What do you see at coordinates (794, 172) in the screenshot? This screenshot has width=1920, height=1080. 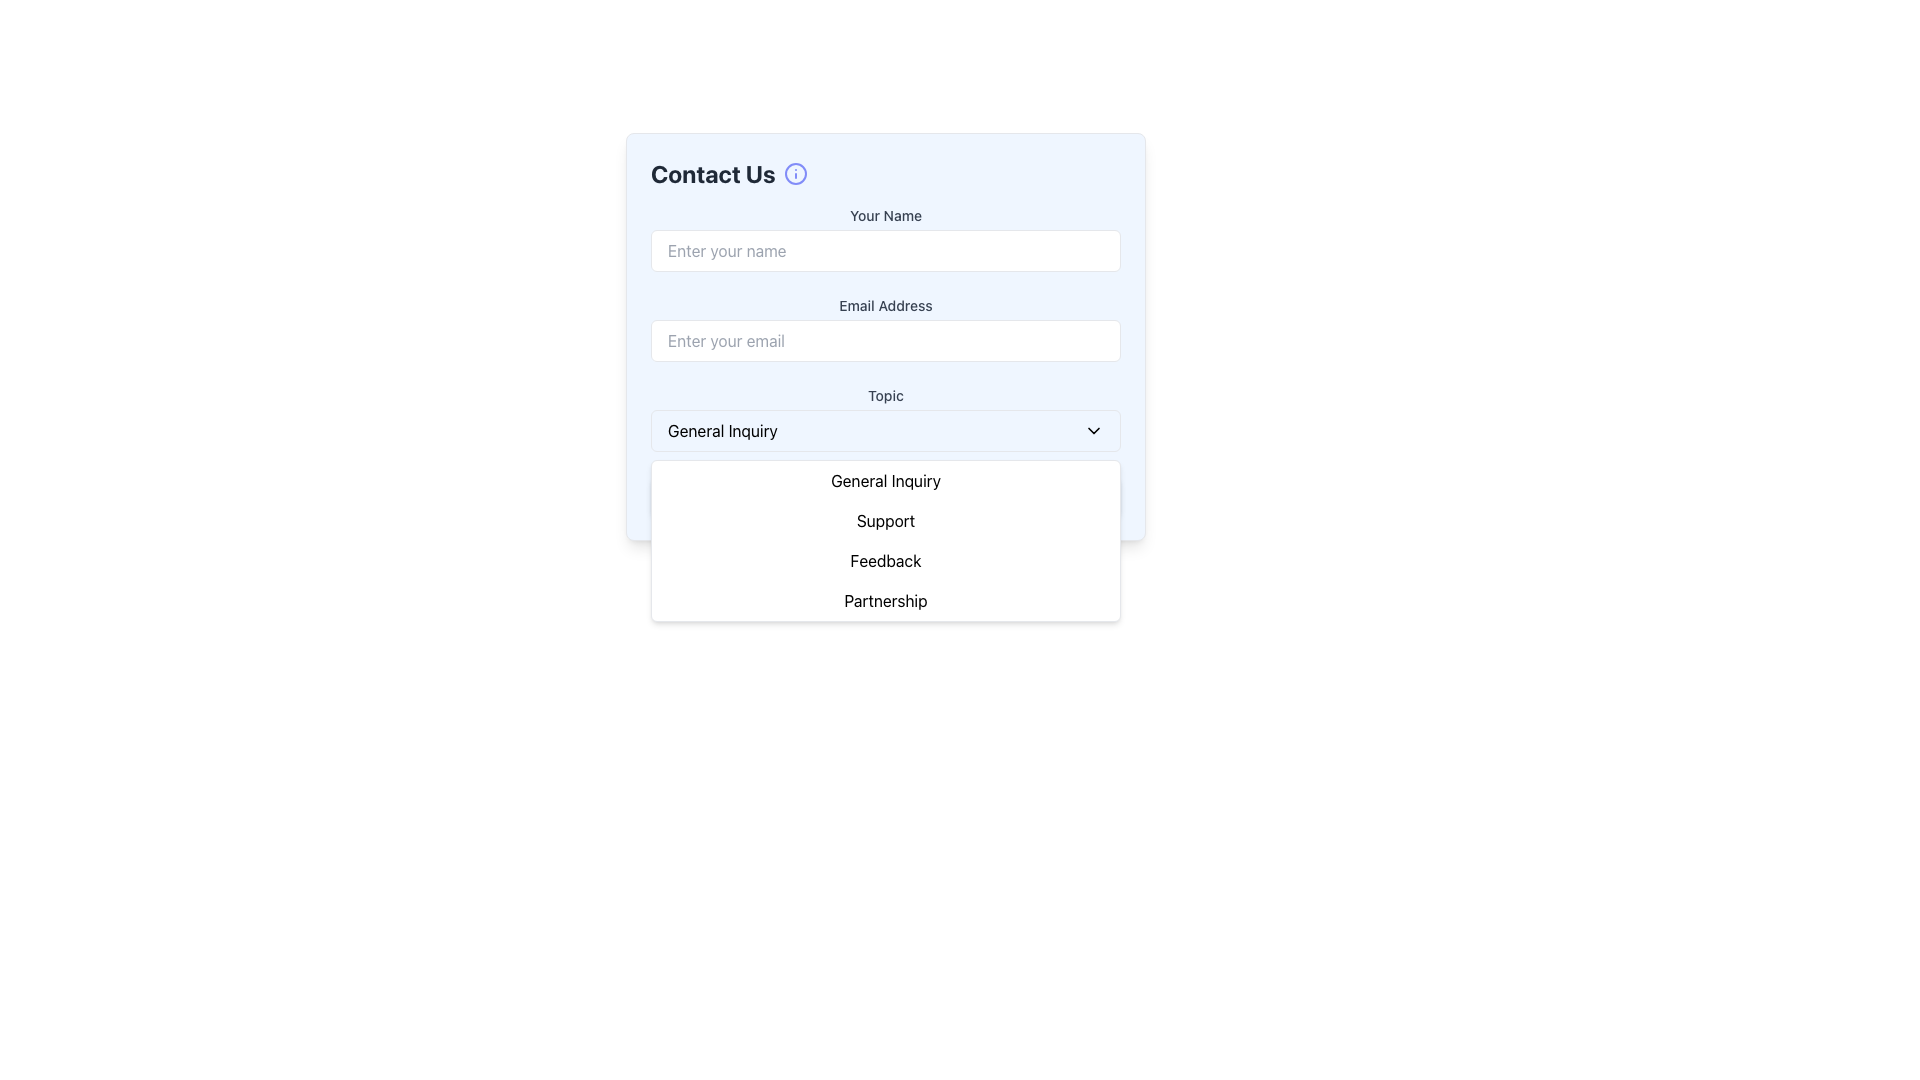 I see `the information indicator icon located immediately to the right of the 'Contact Us' text label` at bounding box center [794, 172].